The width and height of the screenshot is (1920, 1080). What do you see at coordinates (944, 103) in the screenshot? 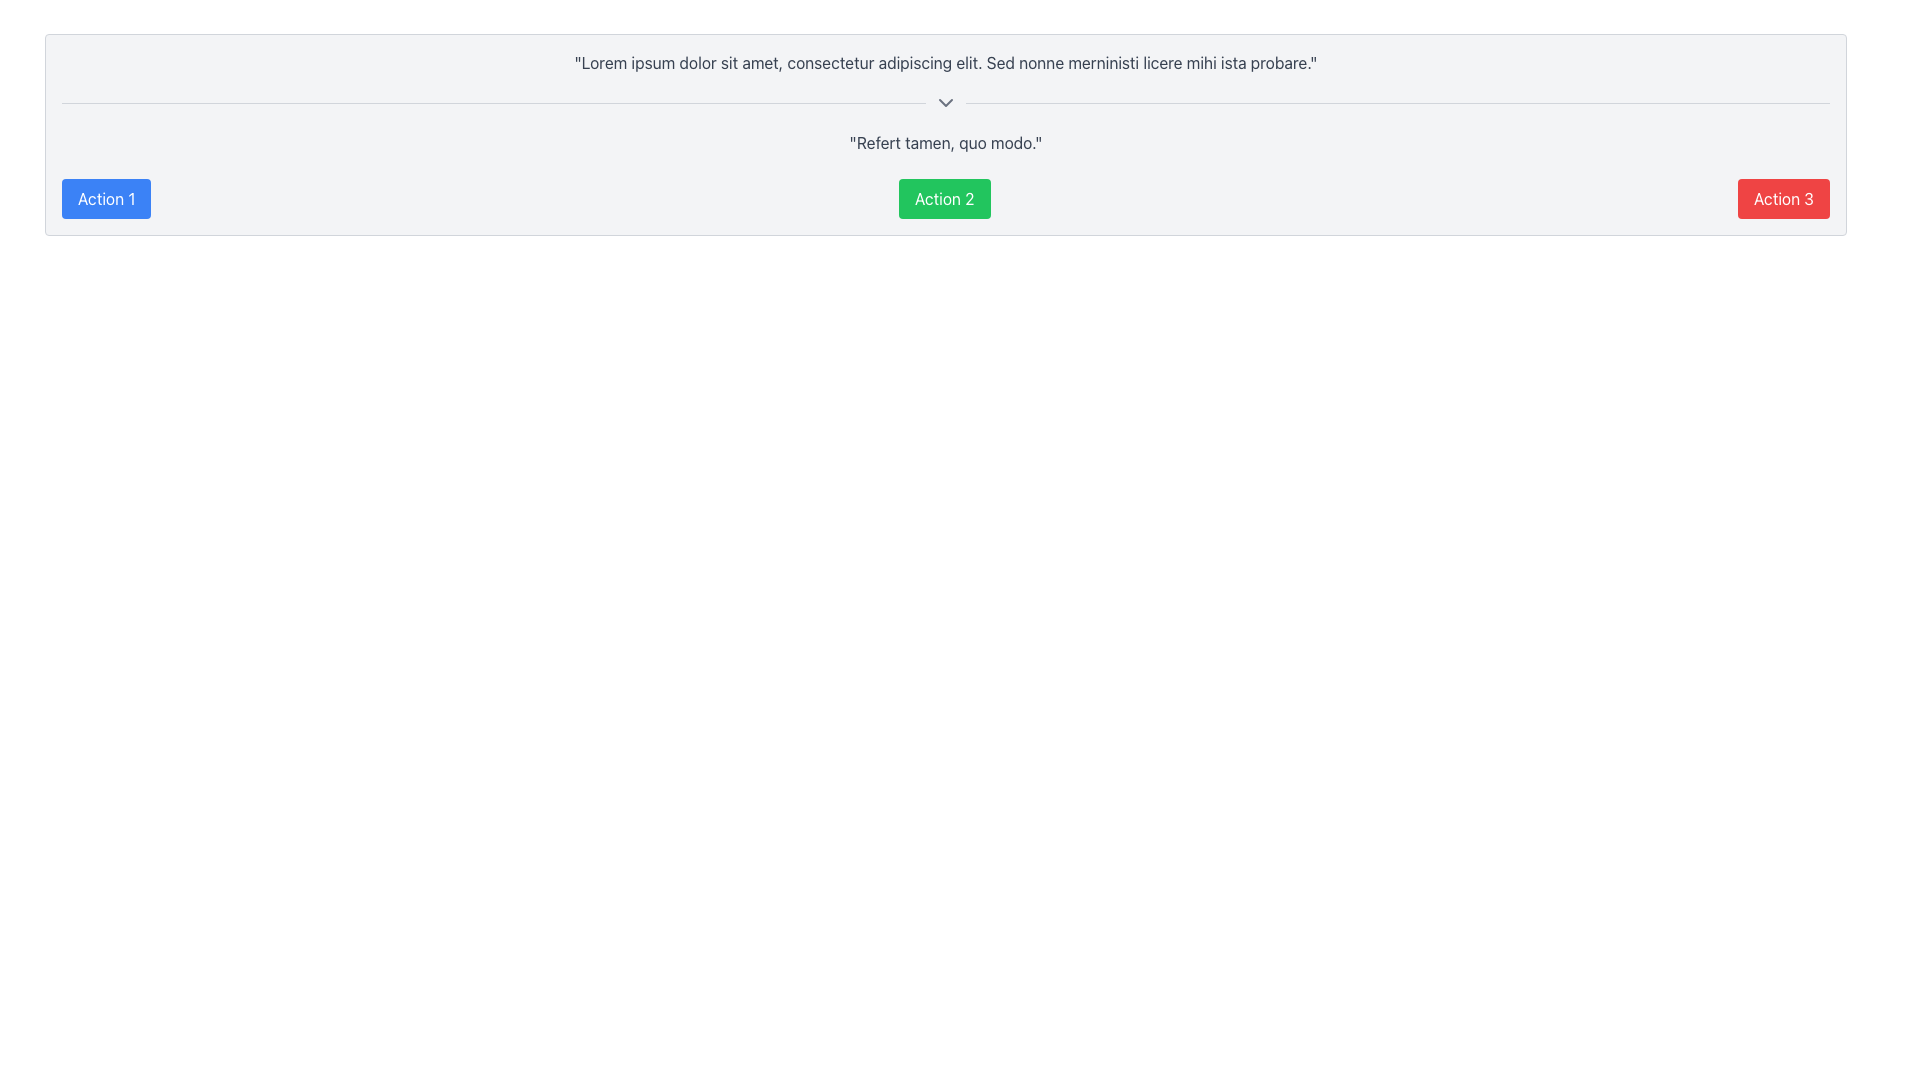
I see `the icon located in the middle of the horizontal bar` at bounding box center [944, 103].